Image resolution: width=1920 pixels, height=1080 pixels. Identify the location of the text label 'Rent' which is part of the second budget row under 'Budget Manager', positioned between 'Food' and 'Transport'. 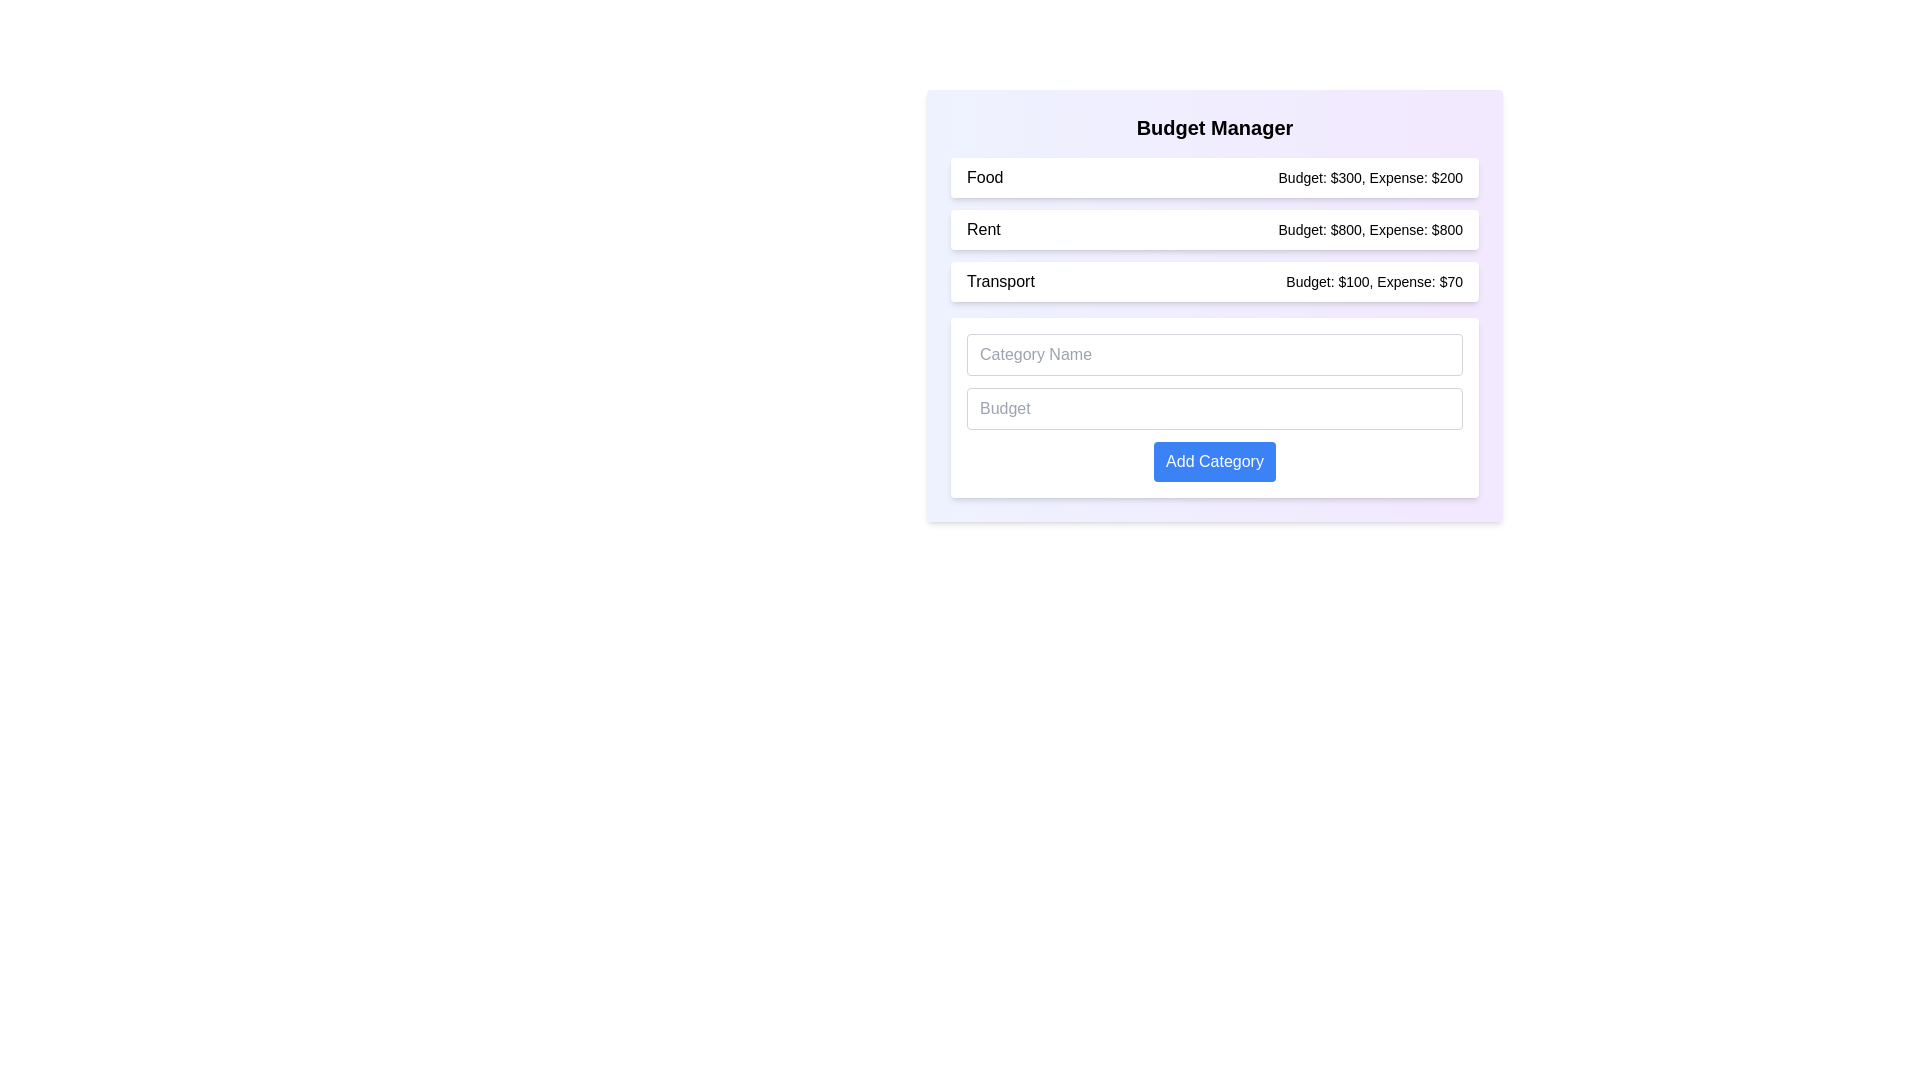
(983, 229).